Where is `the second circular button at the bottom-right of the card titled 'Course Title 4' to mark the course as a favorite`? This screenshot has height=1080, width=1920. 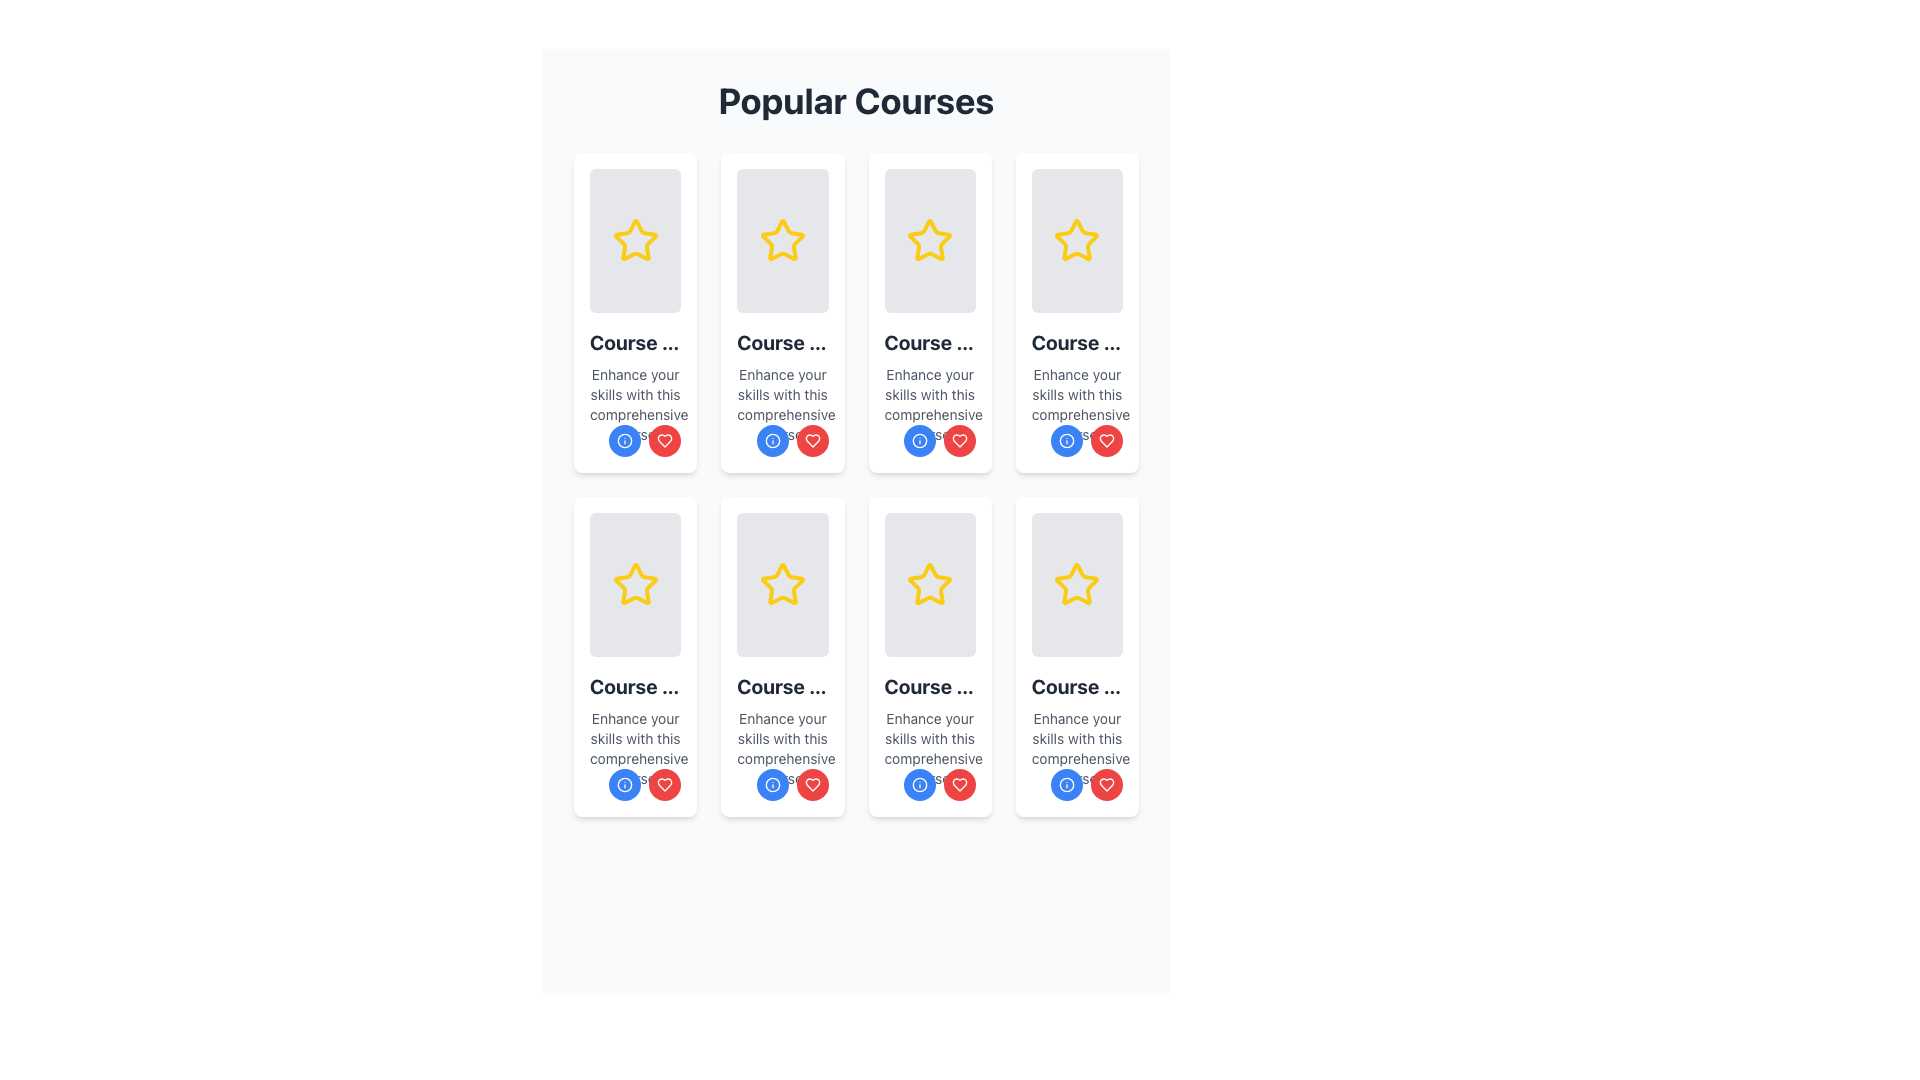
the second circular button at the bottom-right of the card titled 'Course Title 4' to mark the course as a favorite is located at coordinates (1085, 439).